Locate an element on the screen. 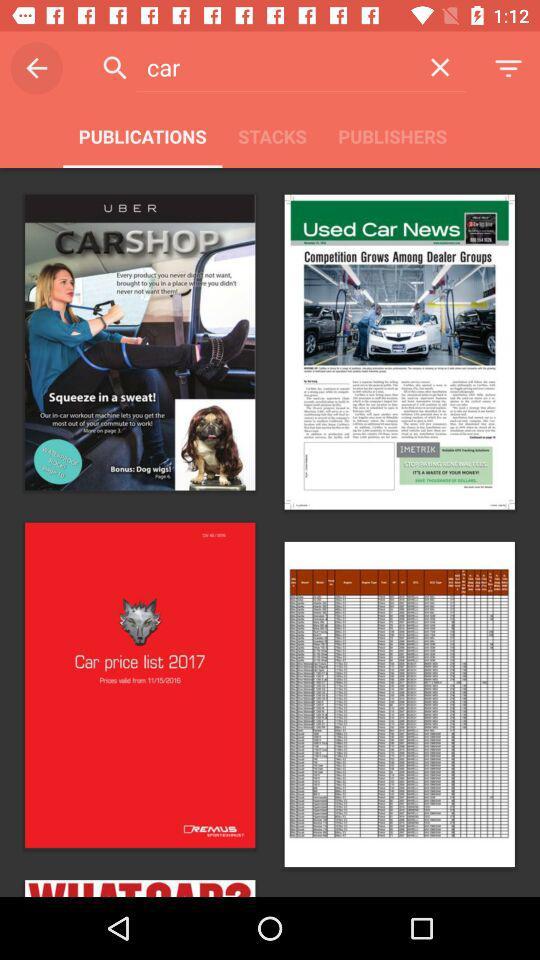  1st row 2nd column publication is located at coordinates (399, 352).